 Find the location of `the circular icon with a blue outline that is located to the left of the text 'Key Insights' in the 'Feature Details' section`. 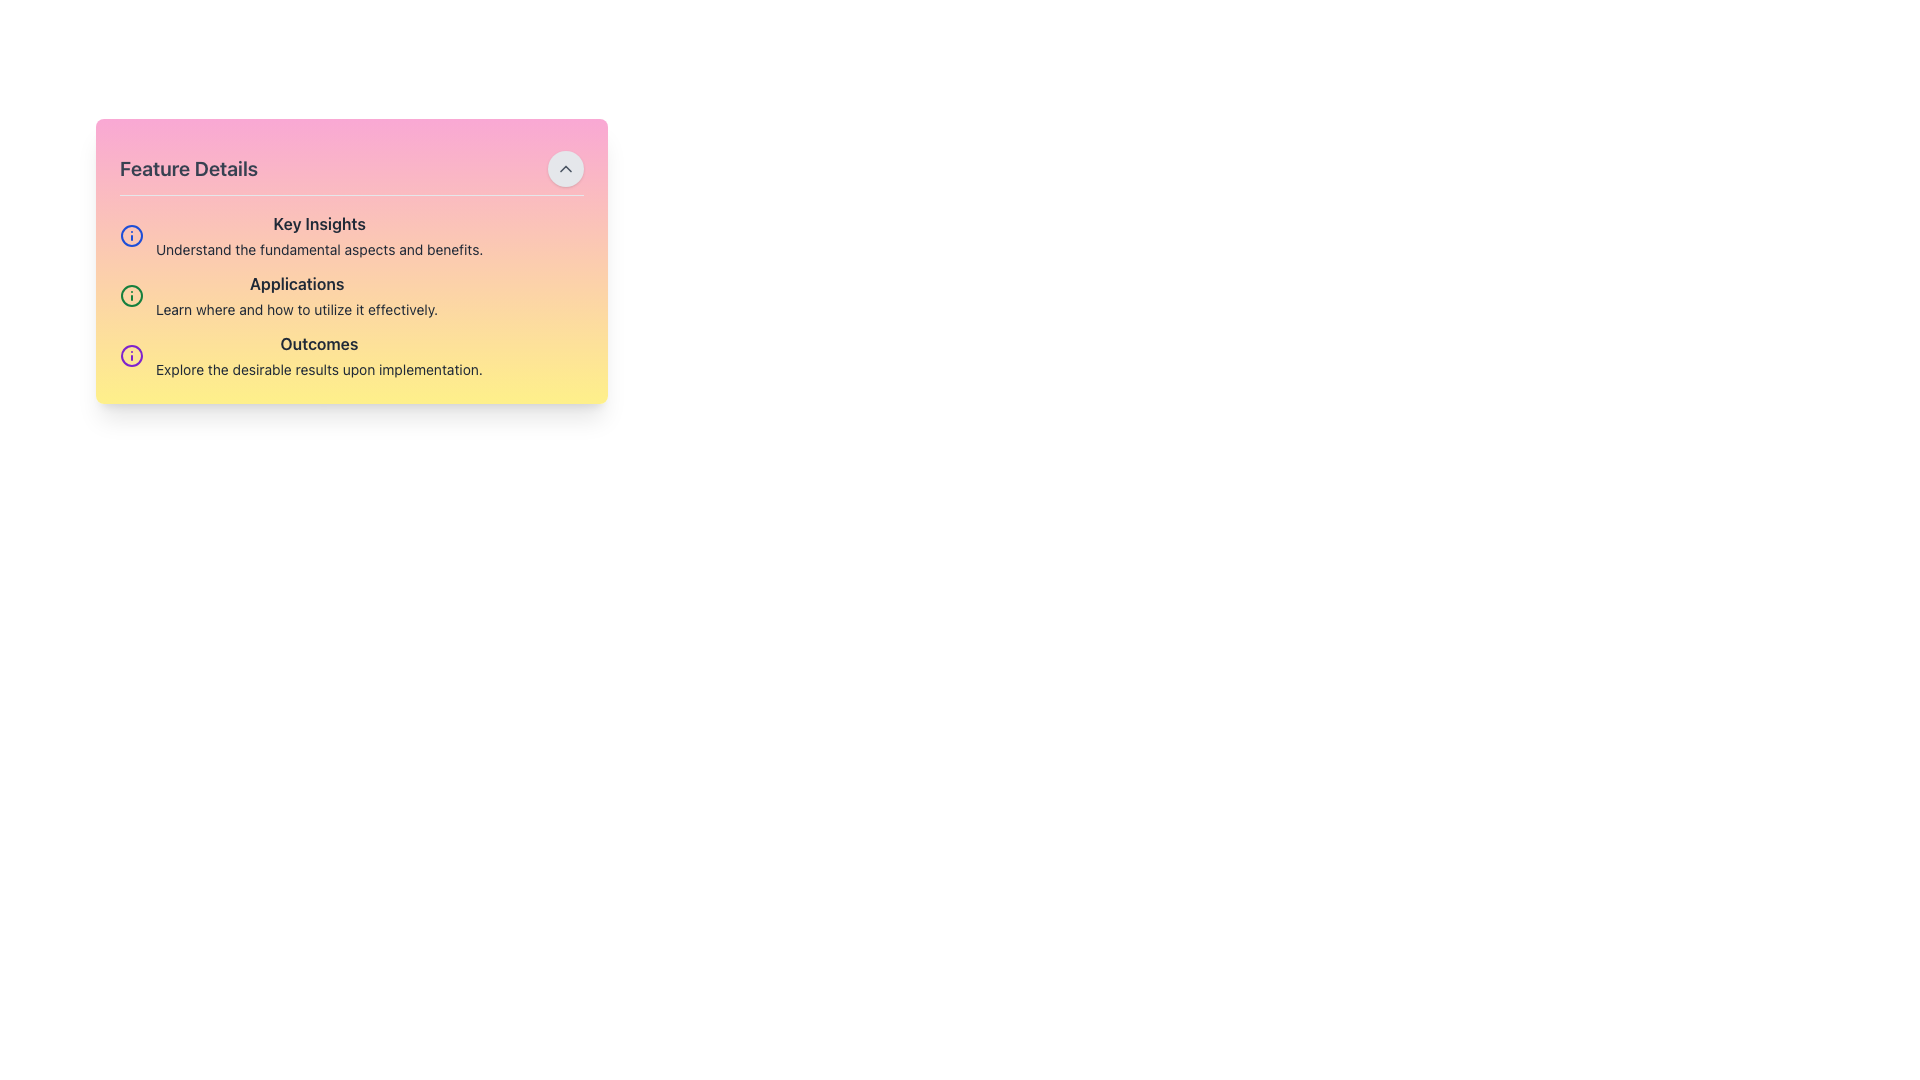

the circular icon with a blue outline that is located to the left of the text 'Key Insights' in the 'Feature Details' section is located at coordinates (131, 234).